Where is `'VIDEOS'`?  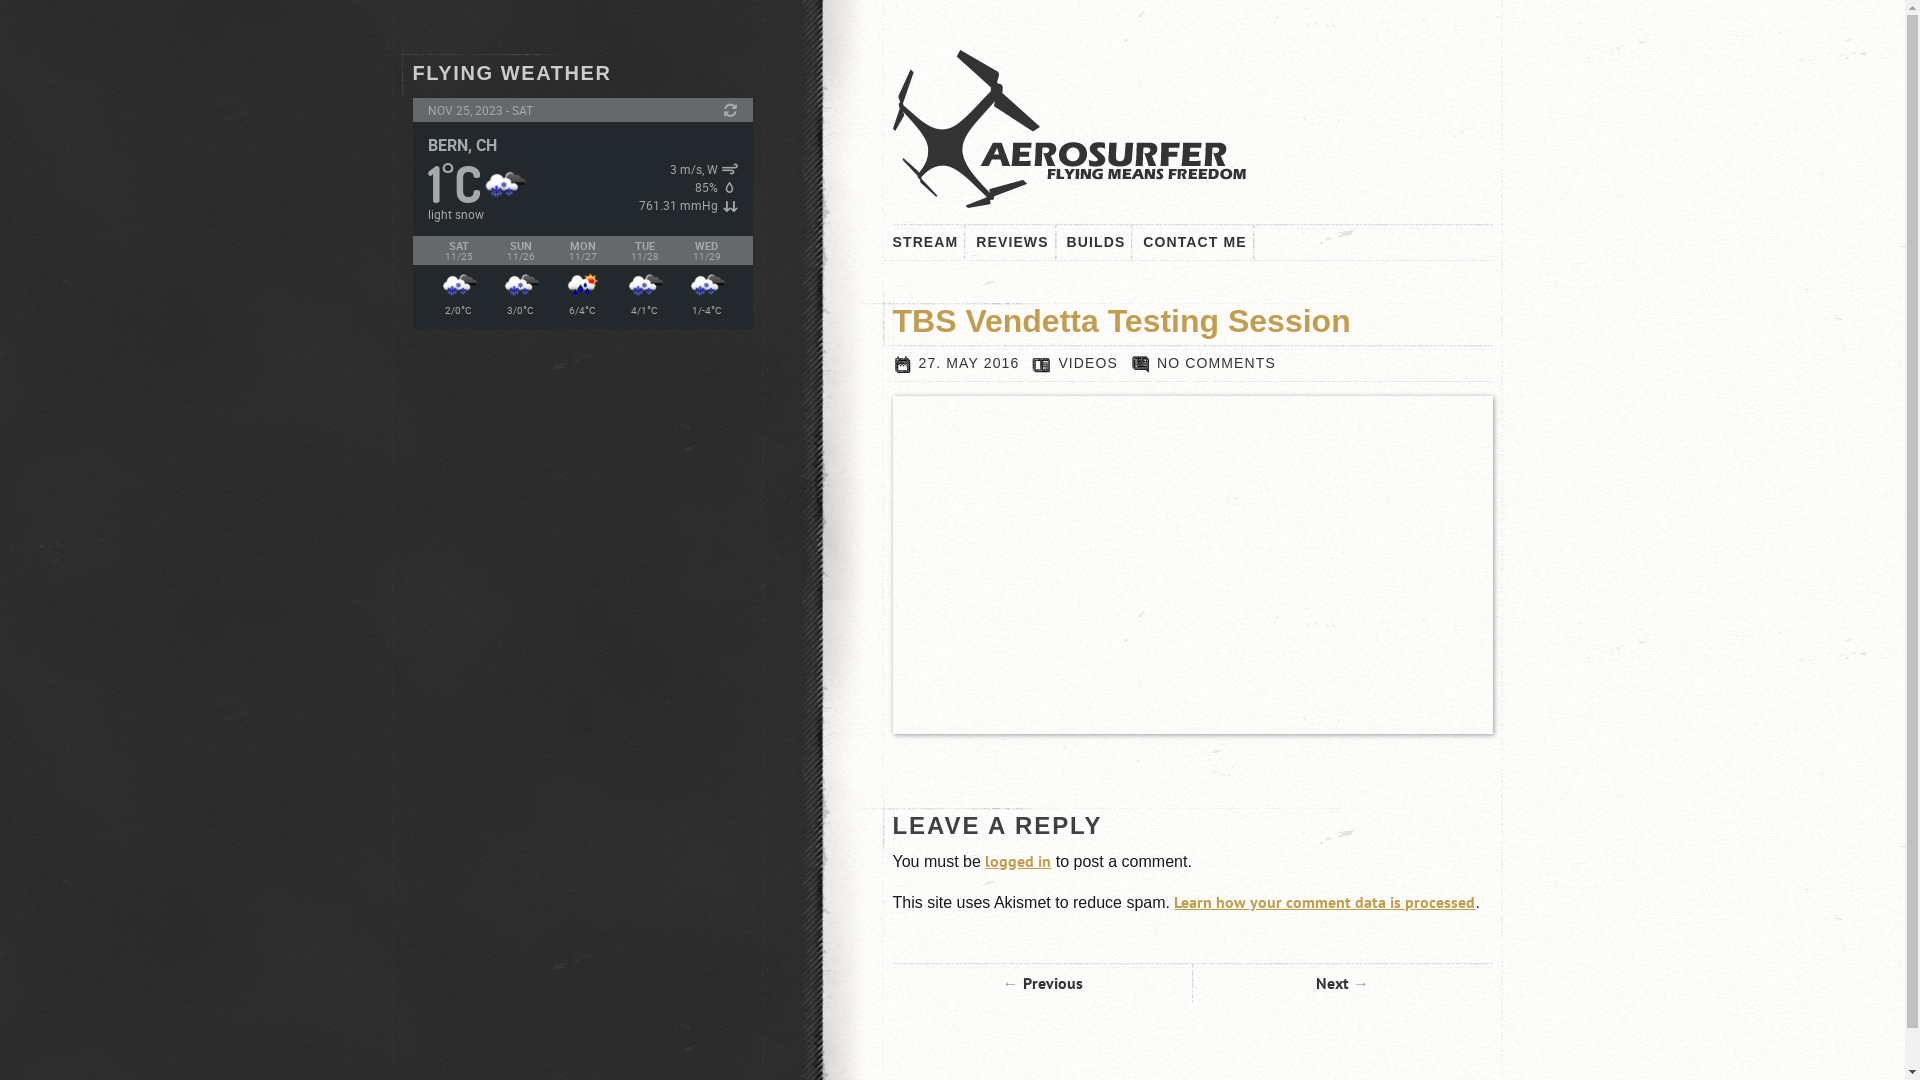 'VIDEOS' is located at coordinates (1087, 362).